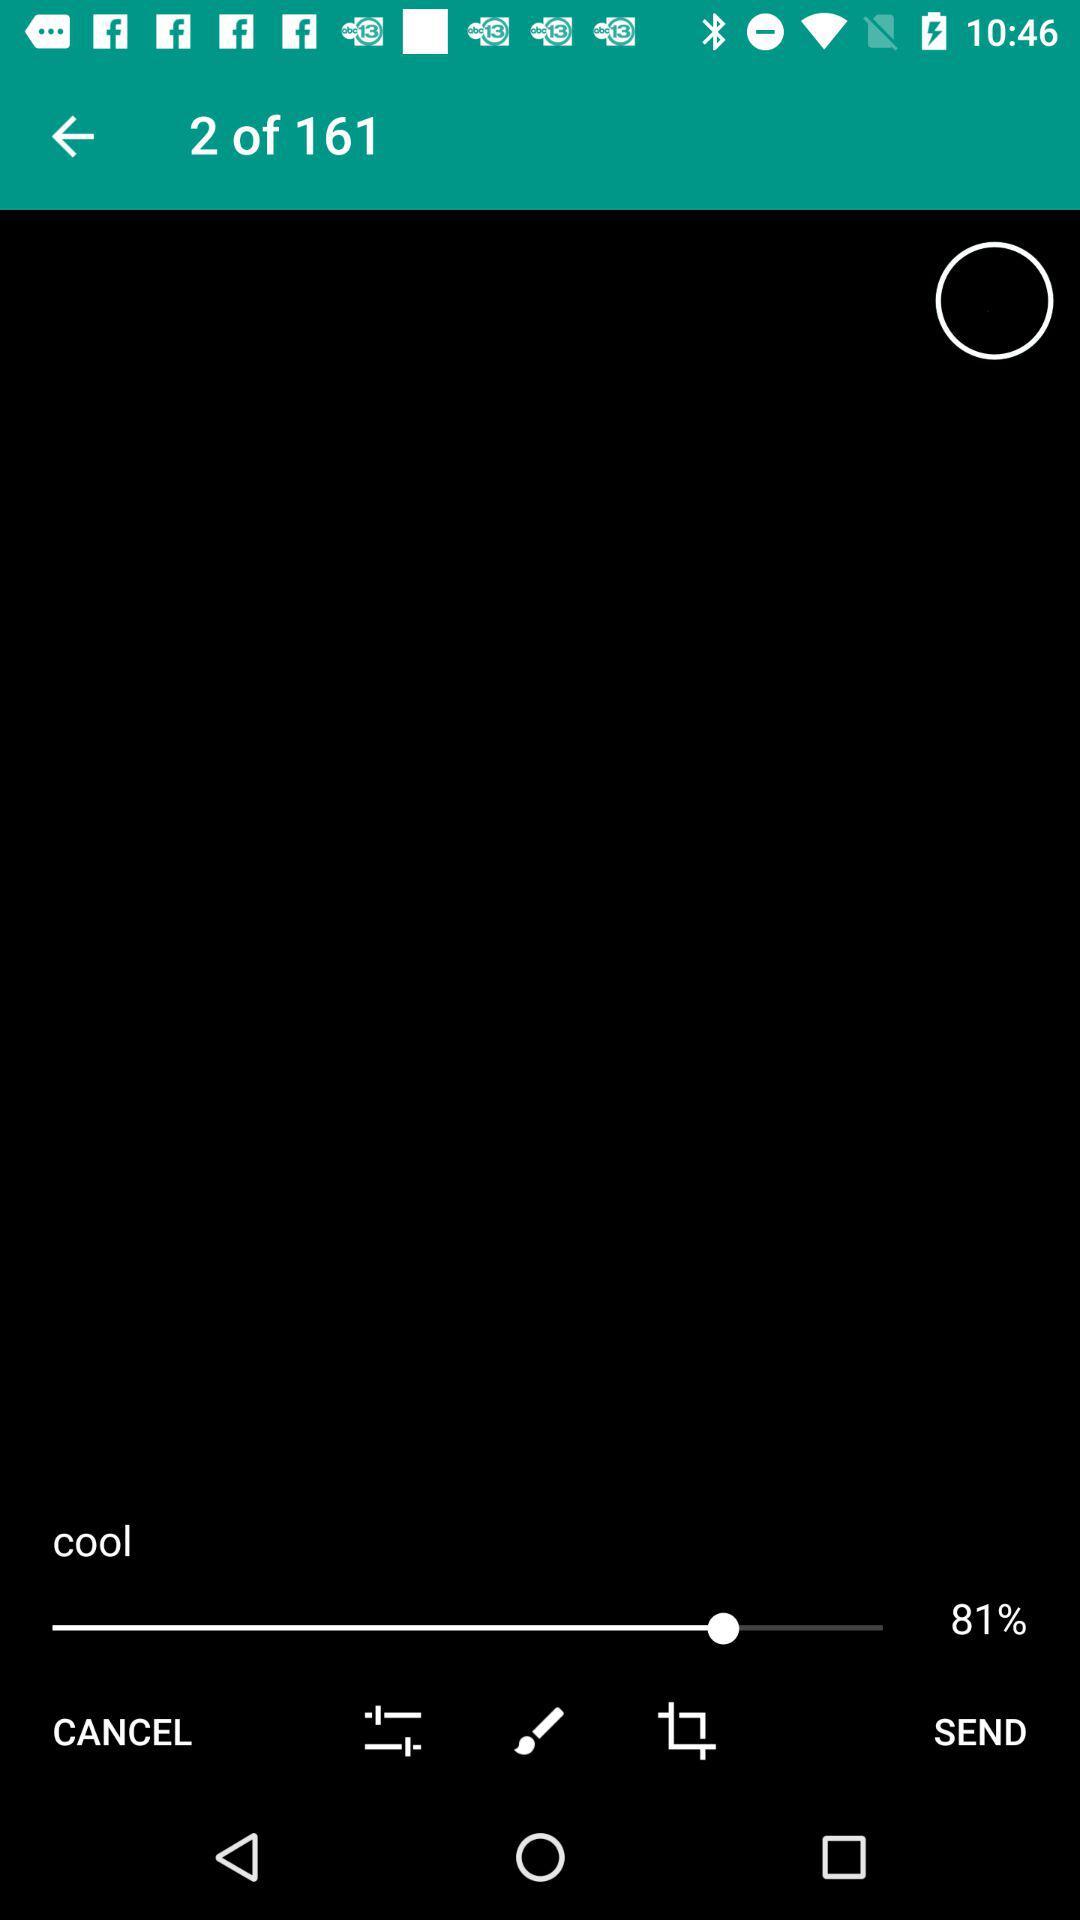  I want to click on the item next to the cancel app, so click(393, 1730).